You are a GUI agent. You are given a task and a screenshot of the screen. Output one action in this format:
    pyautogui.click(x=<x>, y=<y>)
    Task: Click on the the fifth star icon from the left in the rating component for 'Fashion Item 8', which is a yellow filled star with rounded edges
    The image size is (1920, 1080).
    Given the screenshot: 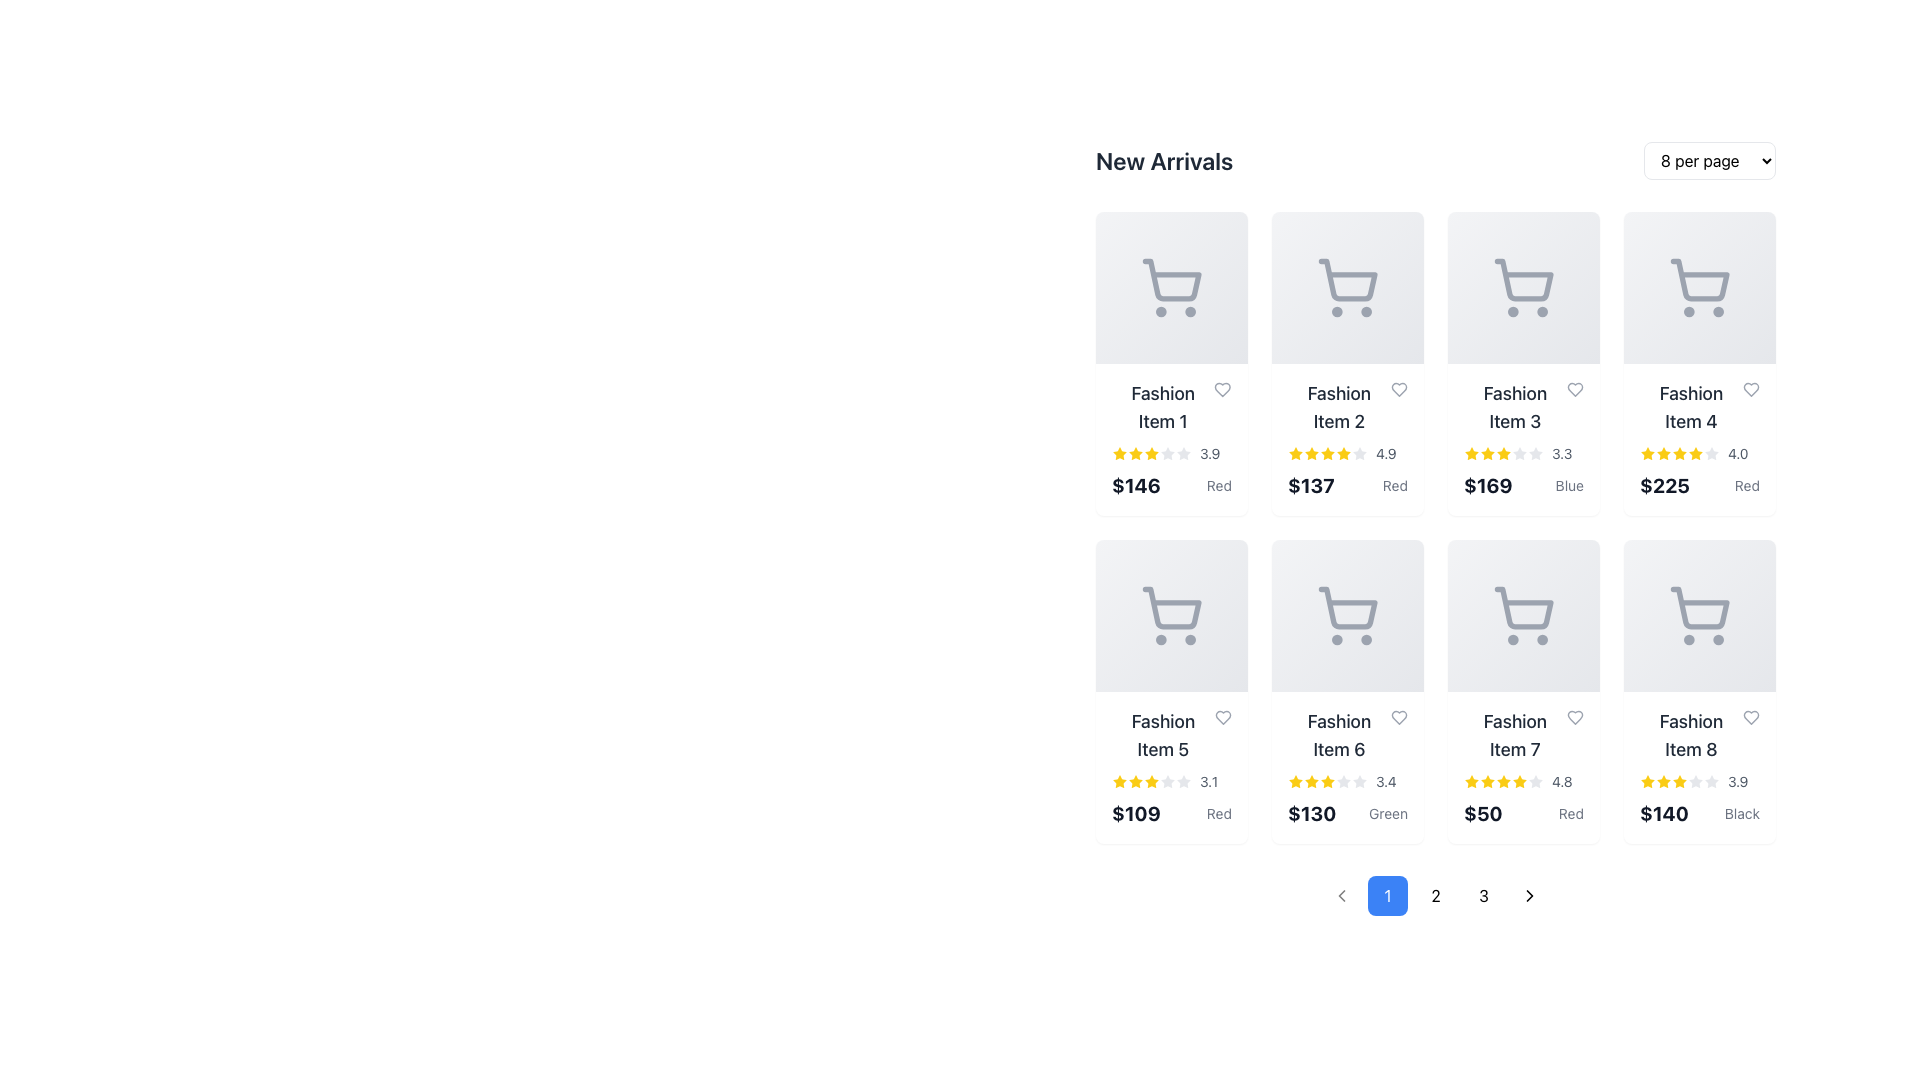 What is the action you would take?
    pyautogui.click(x=1680, y=781)
    